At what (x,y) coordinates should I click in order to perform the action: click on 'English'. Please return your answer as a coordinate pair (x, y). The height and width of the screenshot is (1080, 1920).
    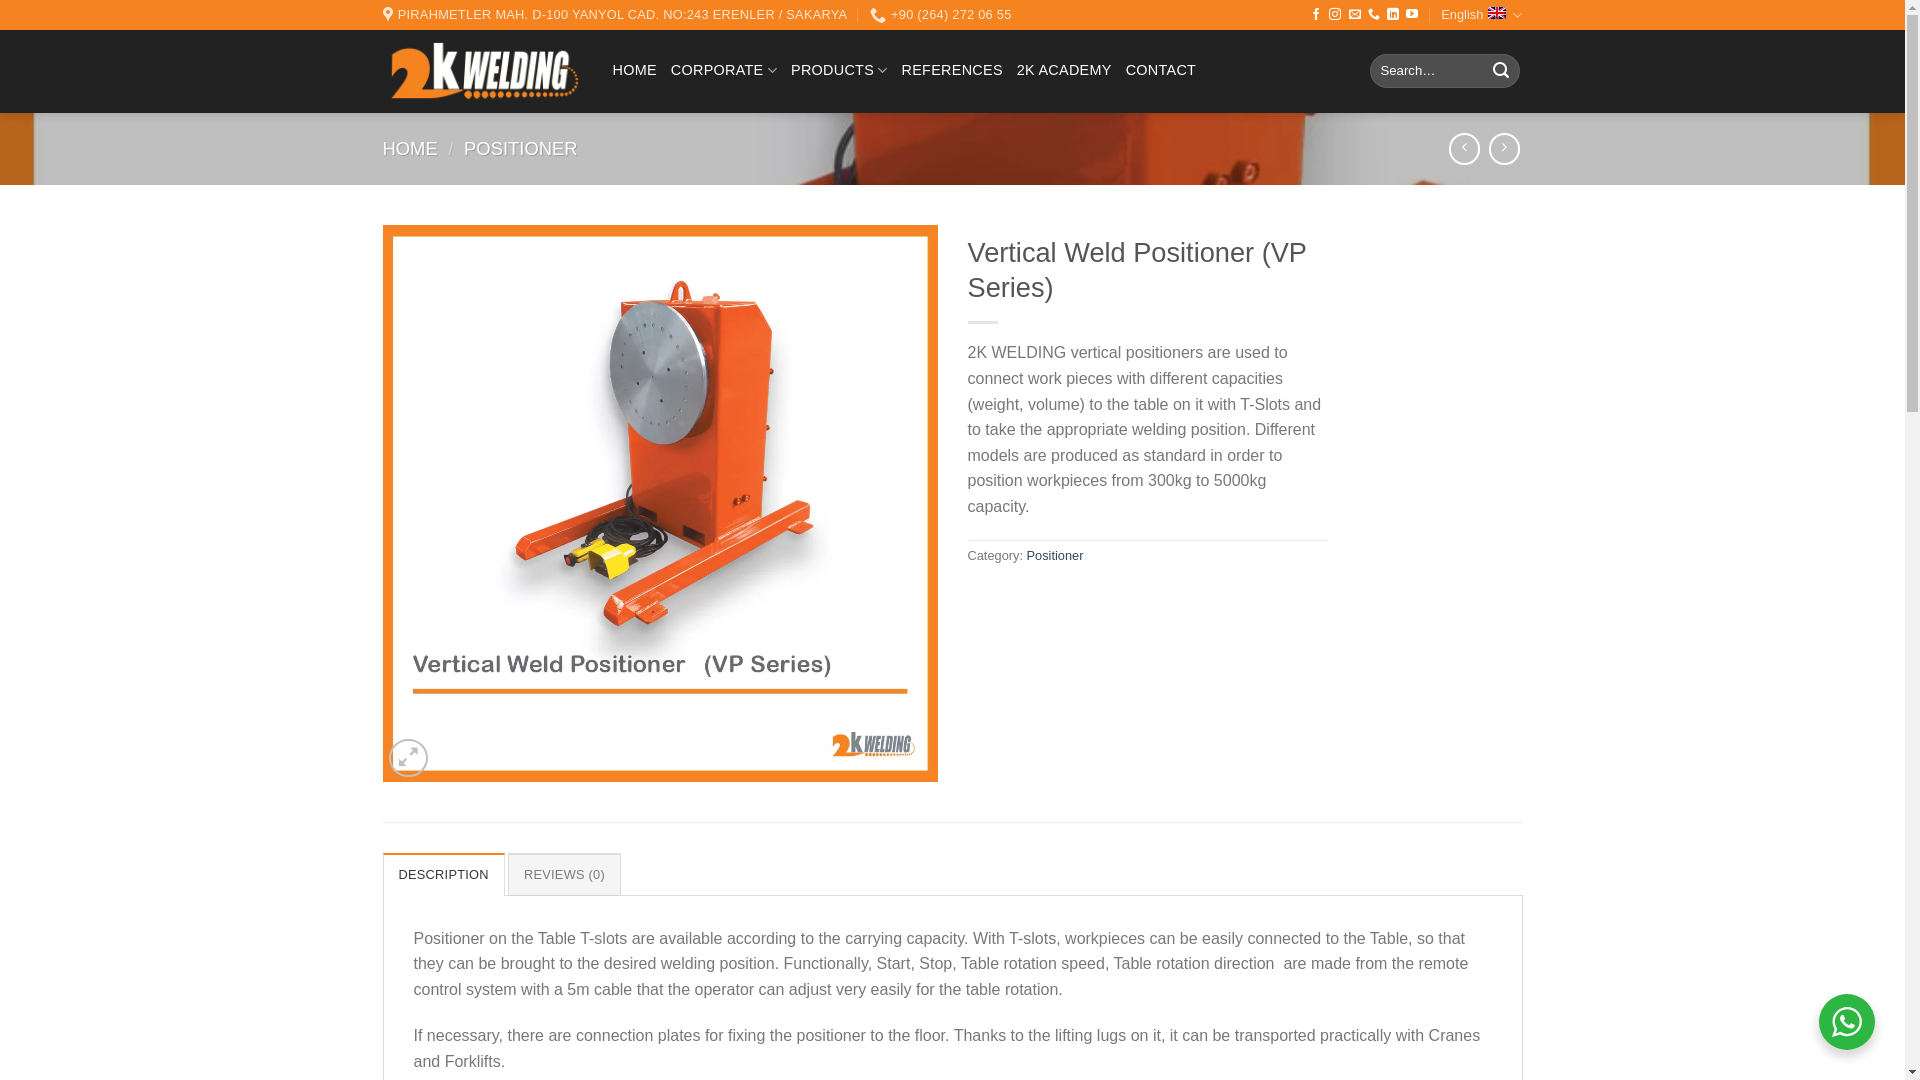
    Looking at the image, I should click on (1440, 15).